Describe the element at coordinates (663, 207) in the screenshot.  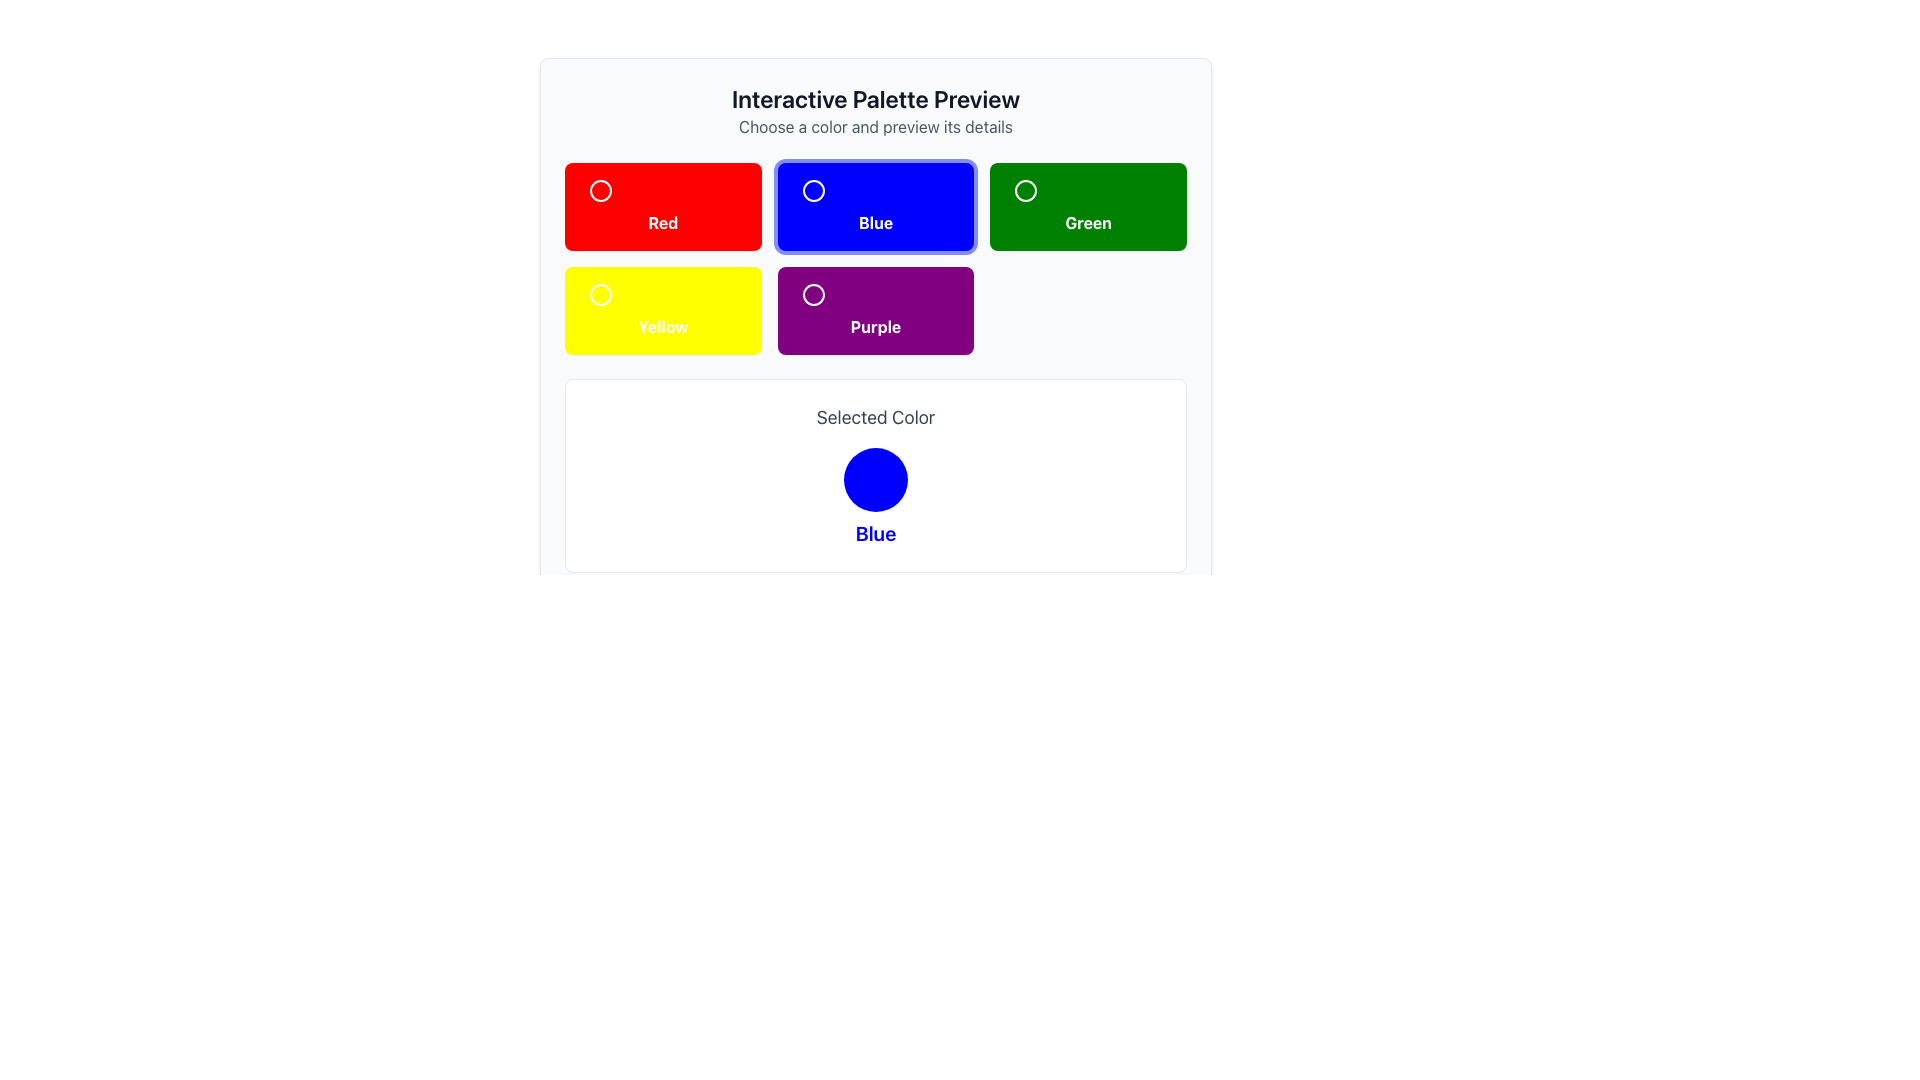
I see `the first button in the grid of color buttons` at that location.